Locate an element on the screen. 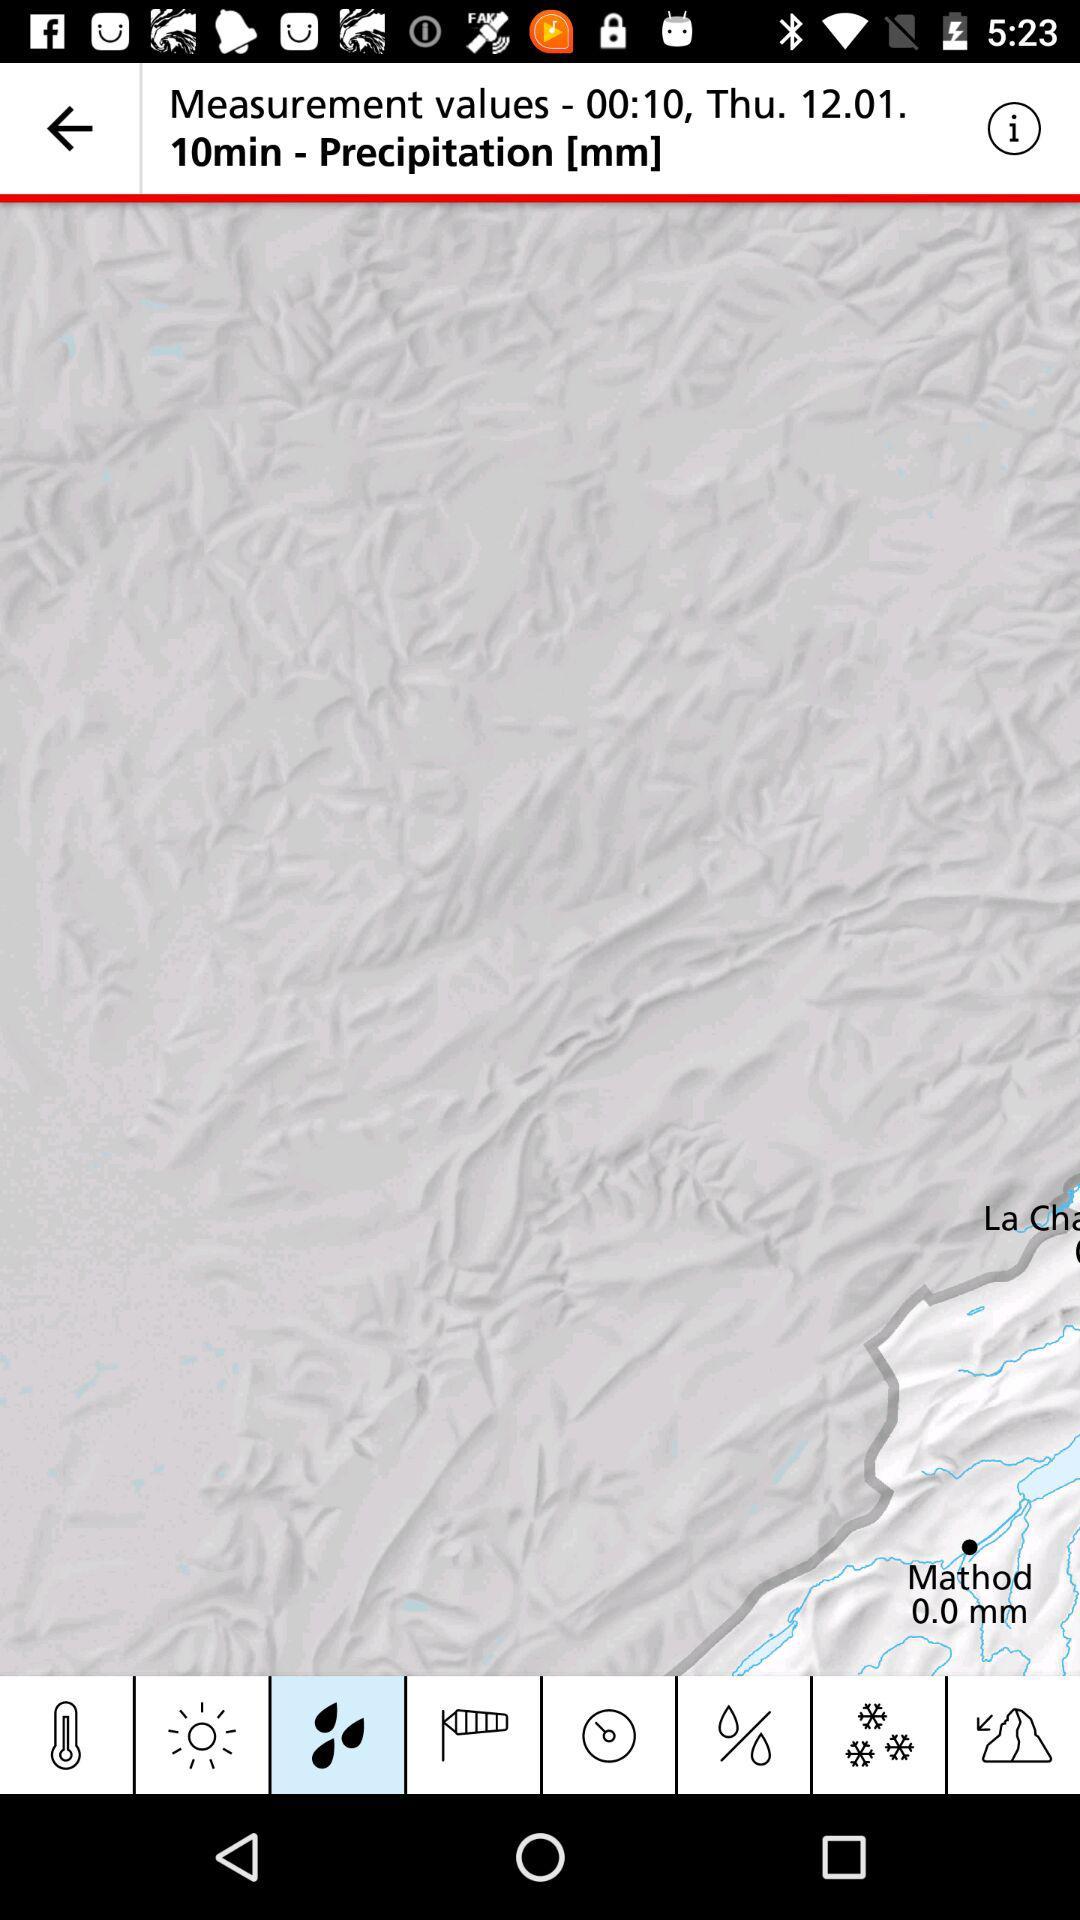 The image size is (1080, 1920). icon to the right of measurement values 00 item is located at coordinates (1014, 127).